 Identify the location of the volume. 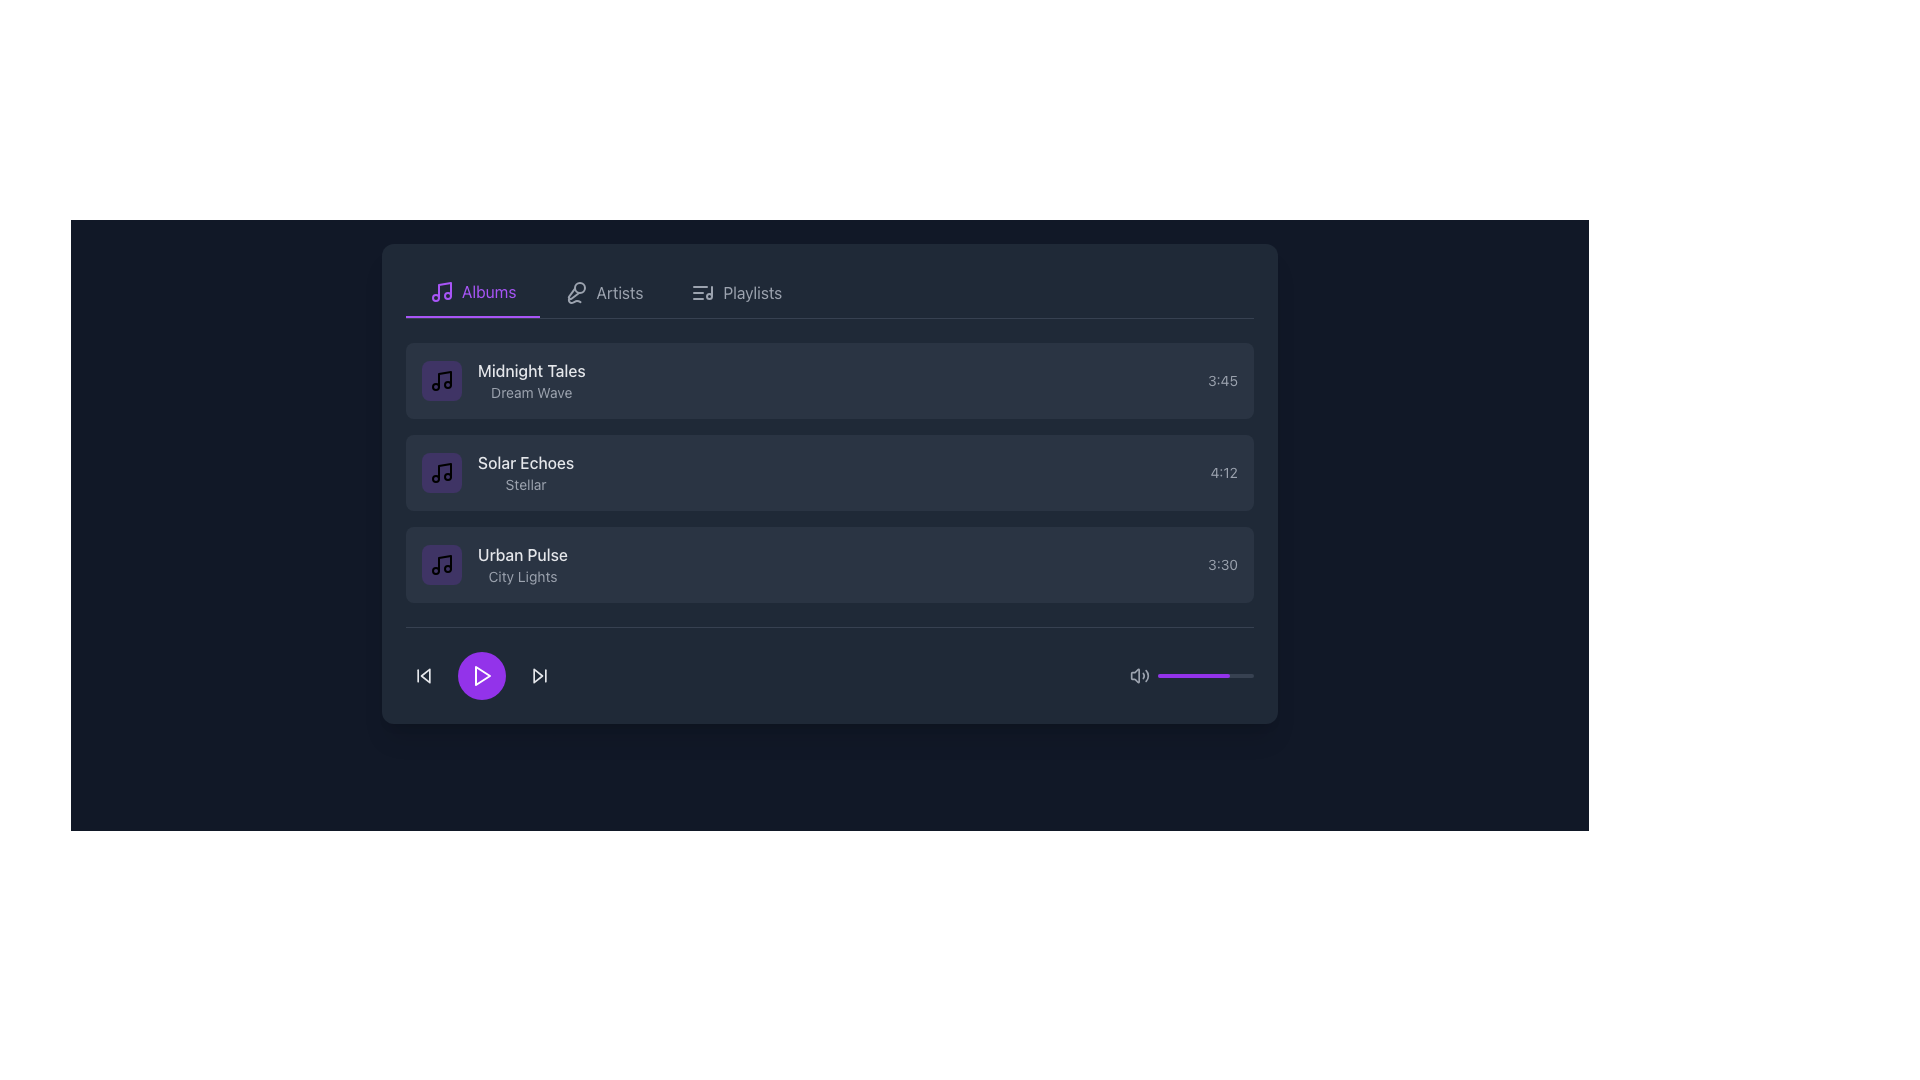
(1249, 675).